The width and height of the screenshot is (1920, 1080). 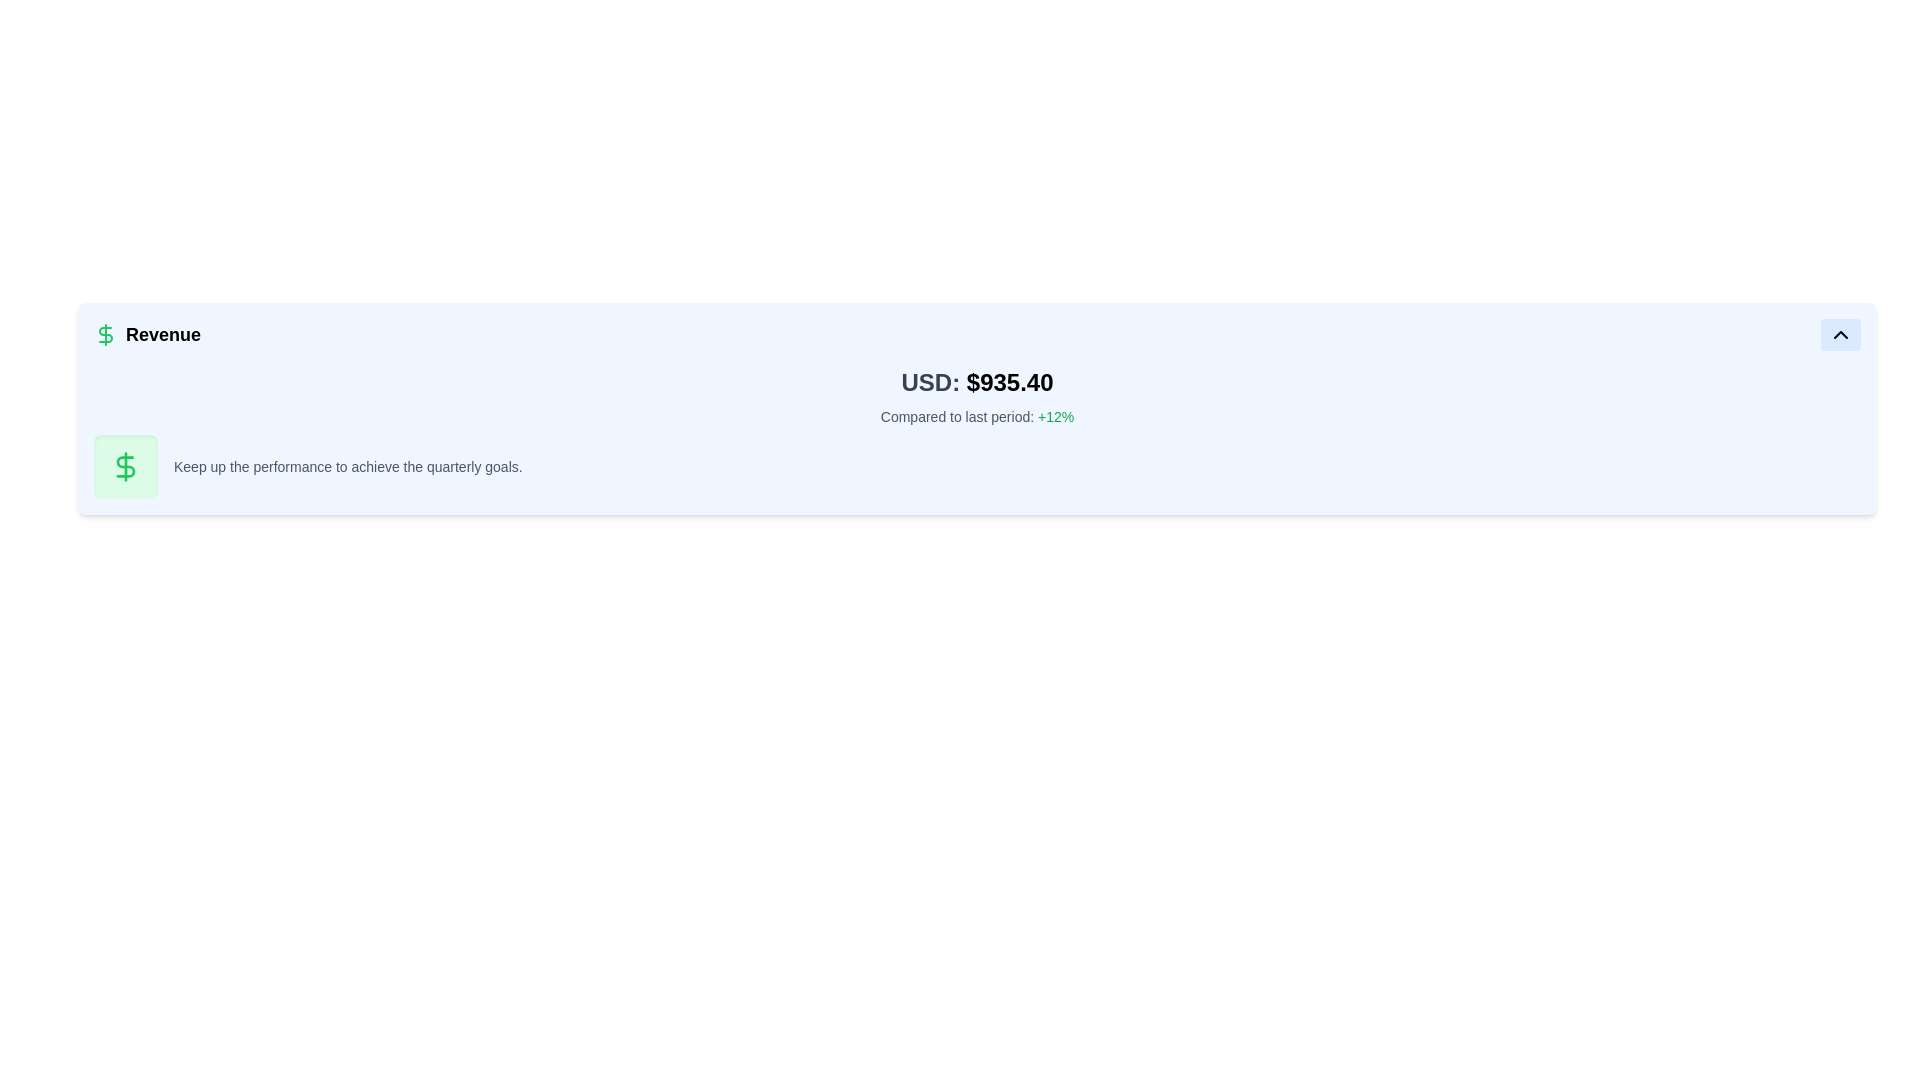 What do you see at coordinates (977, 415) in the screenshot?
I see `the Text Label that indicates a positive change of 12% and is located beneath the larger bold text displaying 'USD: $935.40'` at bounding box center [977, 415].